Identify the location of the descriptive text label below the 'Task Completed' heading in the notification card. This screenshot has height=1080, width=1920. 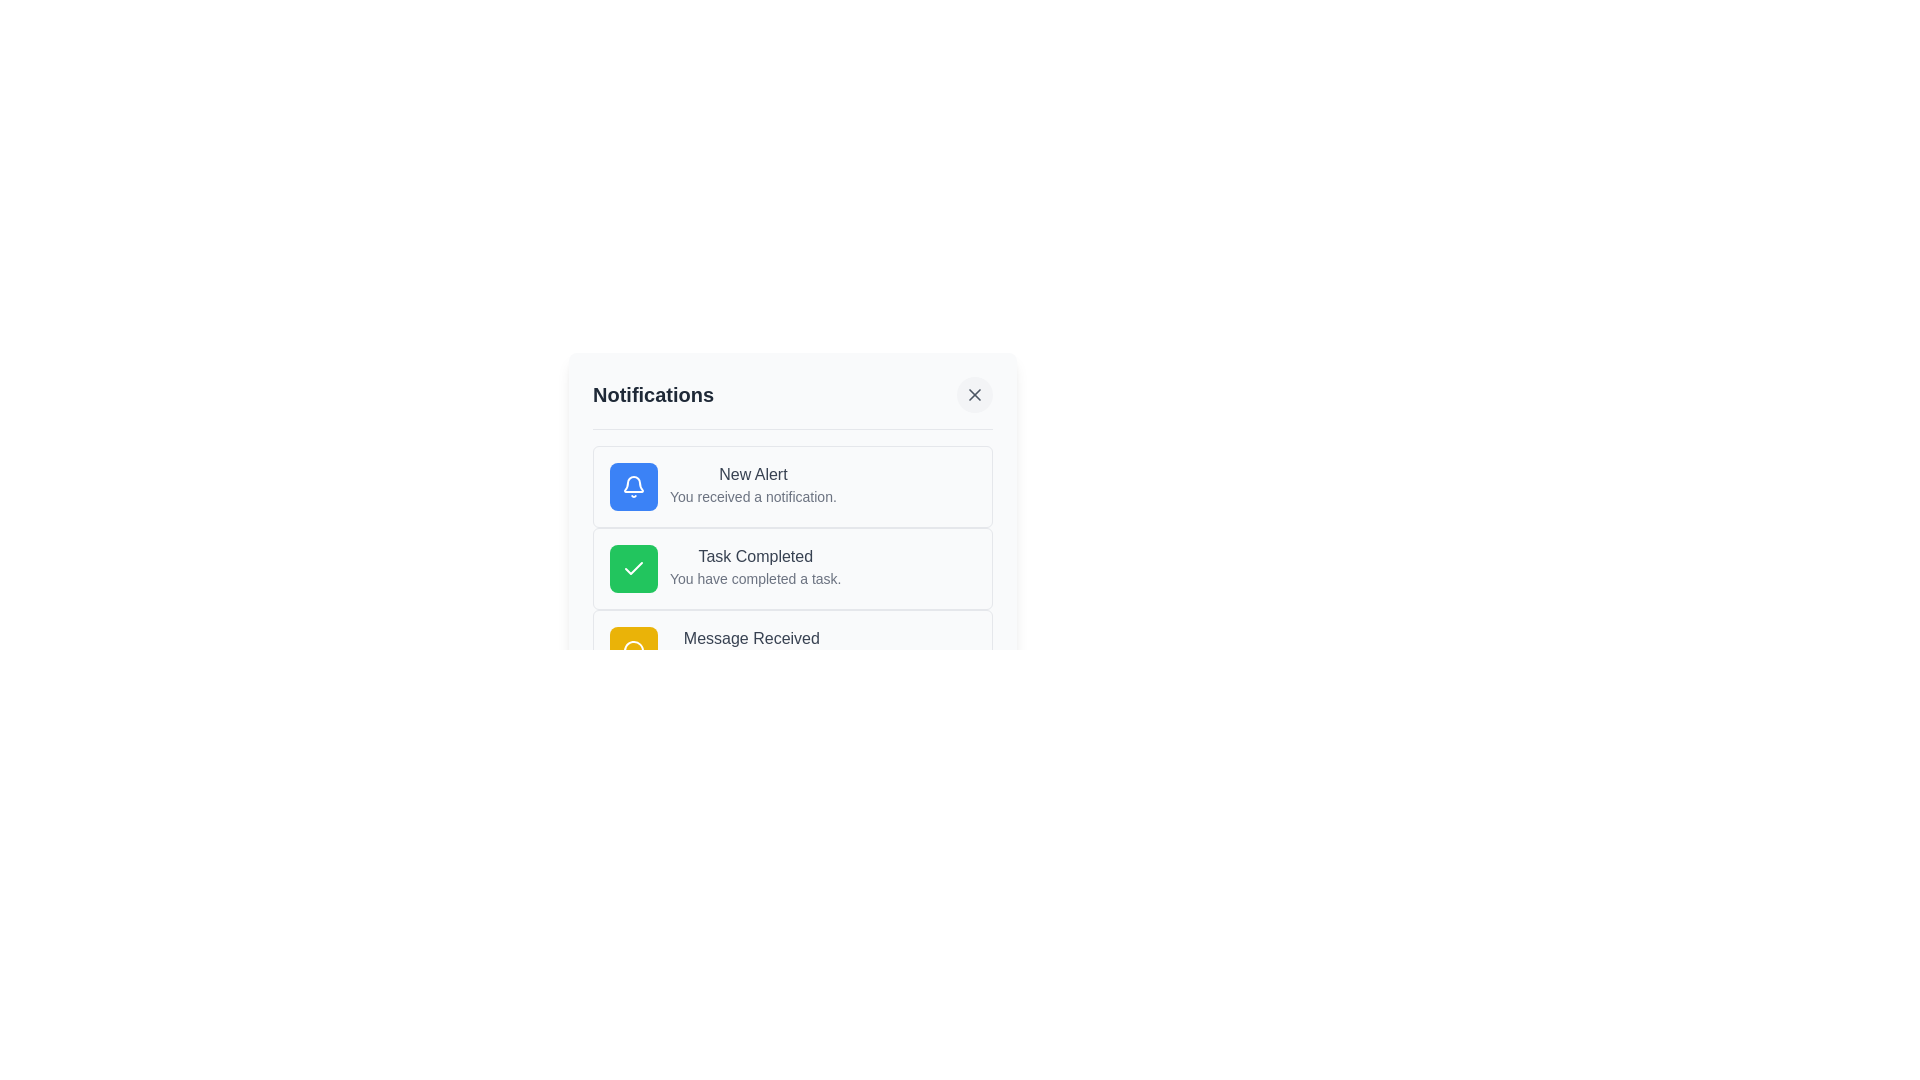
(754, 578).